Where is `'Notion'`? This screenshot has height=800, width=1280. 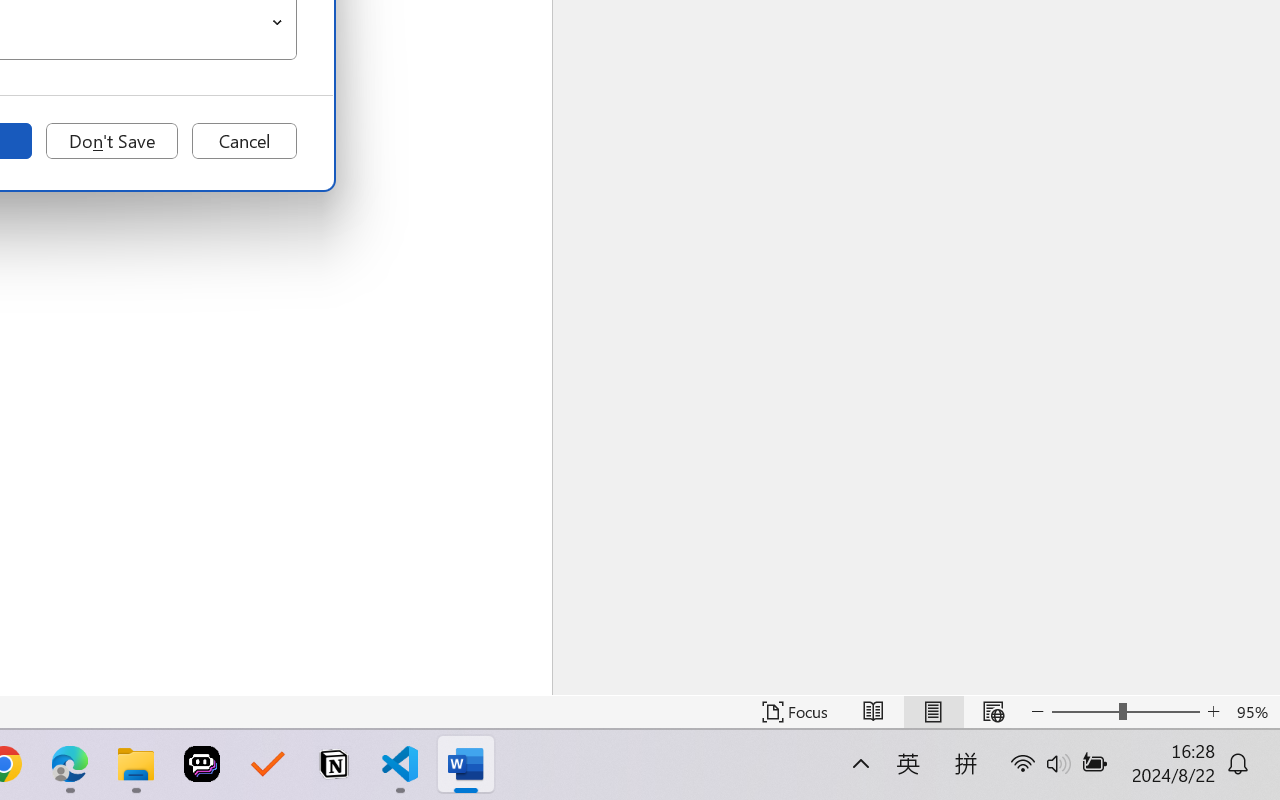
'Notion' is located at coordinates (334, 764).